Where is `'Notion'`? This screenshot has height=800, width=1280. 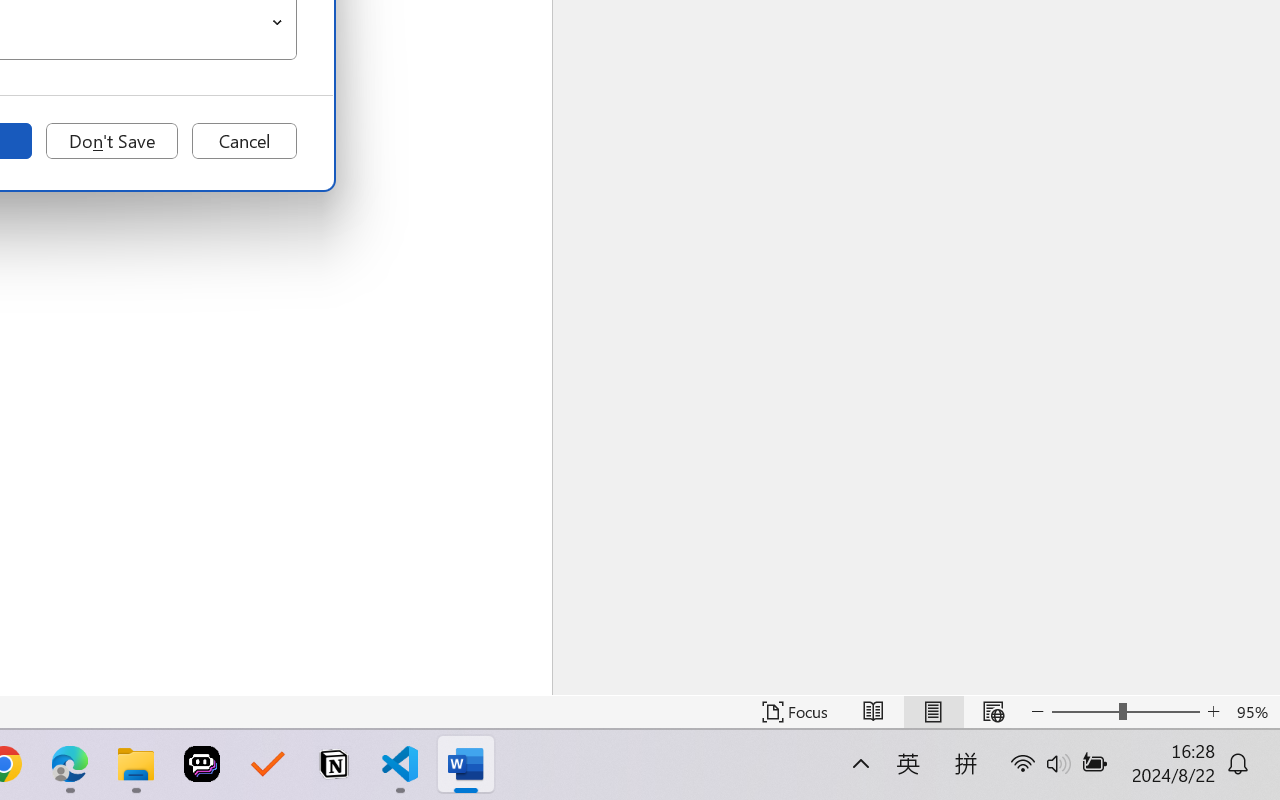
'Notion' is located at coordinates (334, 764).